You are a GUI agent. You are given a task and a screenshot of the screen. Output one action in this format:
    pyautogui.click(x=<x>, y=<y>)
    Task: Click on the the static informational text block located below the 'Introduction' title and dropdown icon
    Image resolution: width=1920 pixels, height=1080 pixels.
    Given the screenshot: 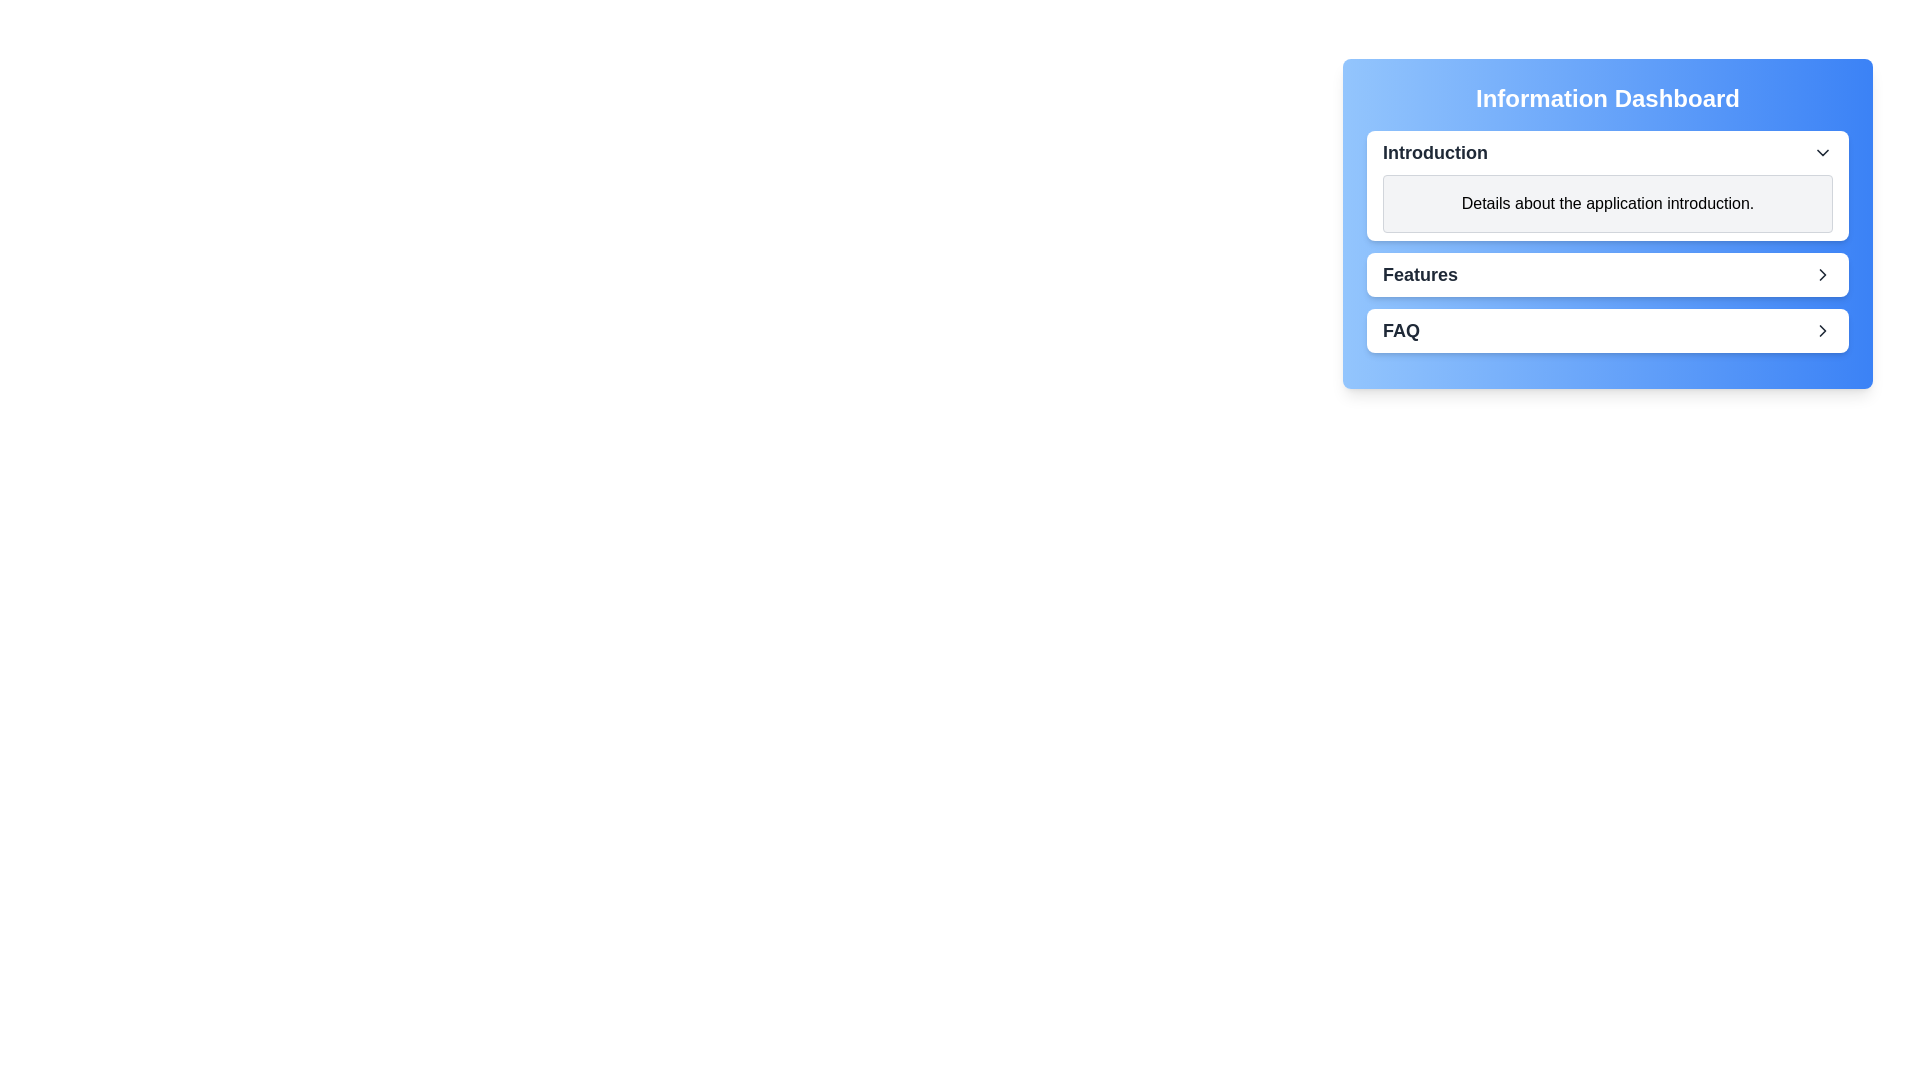 What is the action you would take?
    pyautogui.click(x=1608, y=204)
    